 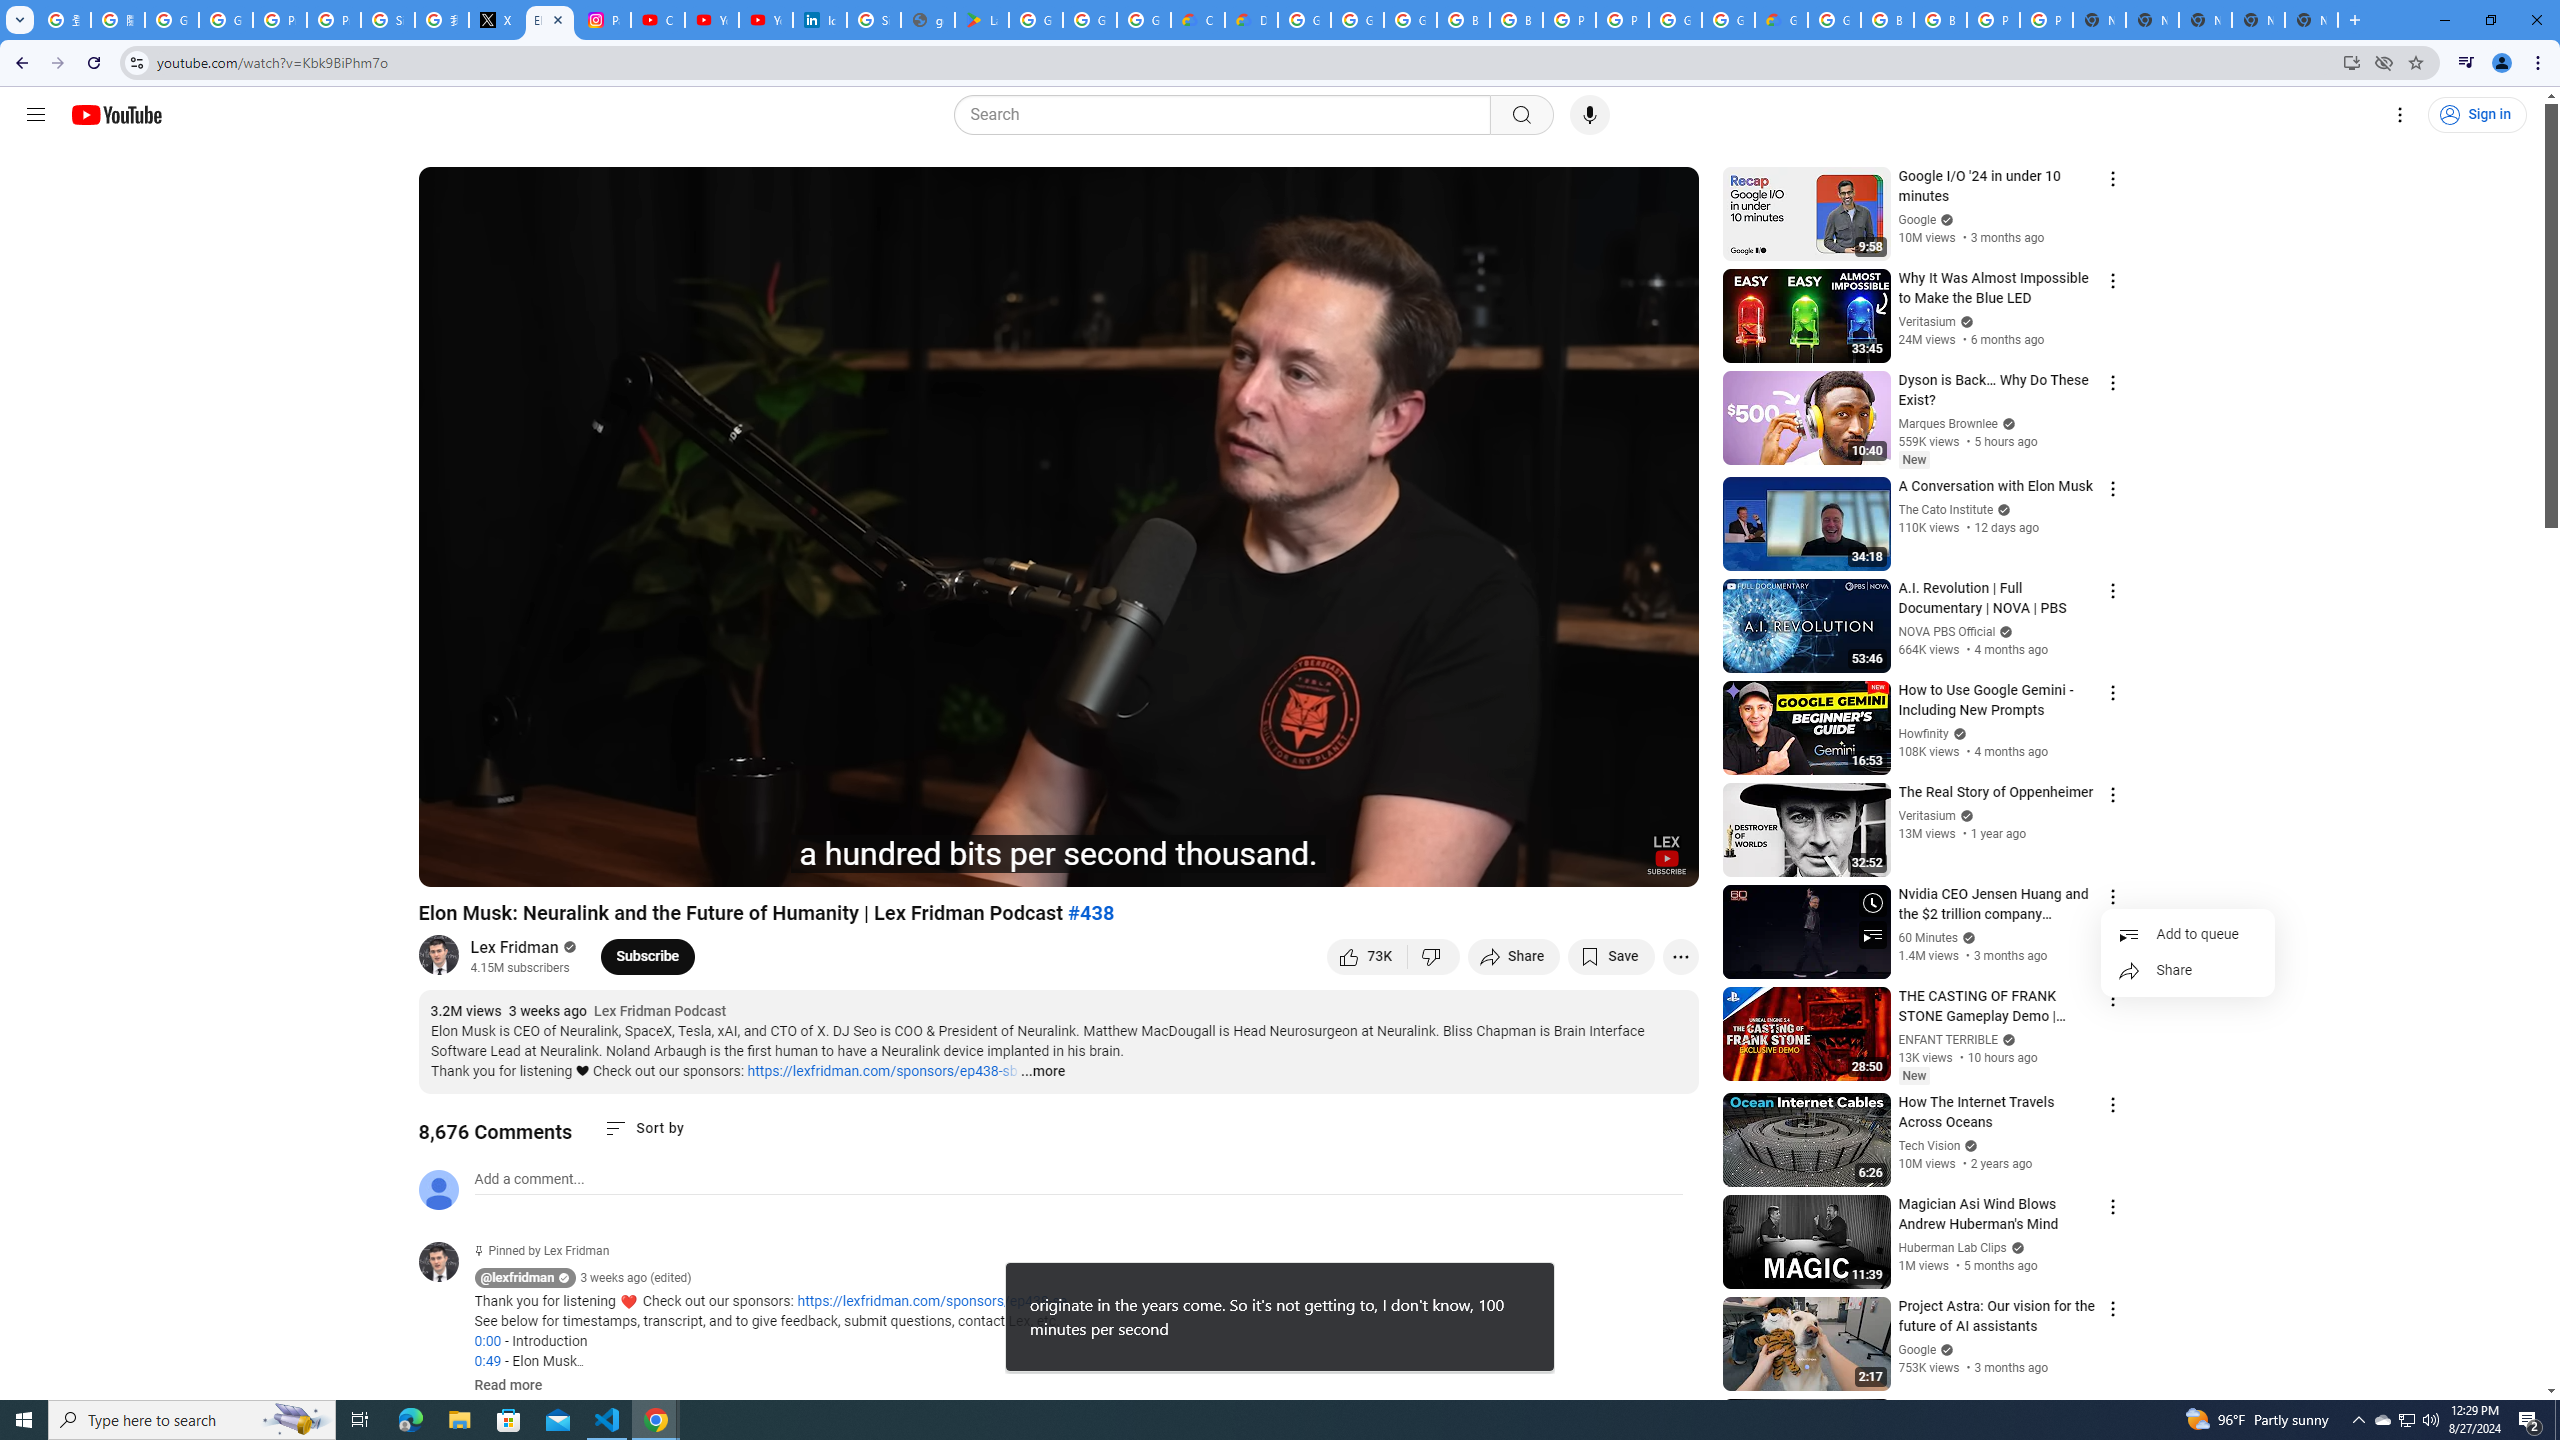 I want to click on 'Google Cloud Platform', so click(x=1675, y=19).